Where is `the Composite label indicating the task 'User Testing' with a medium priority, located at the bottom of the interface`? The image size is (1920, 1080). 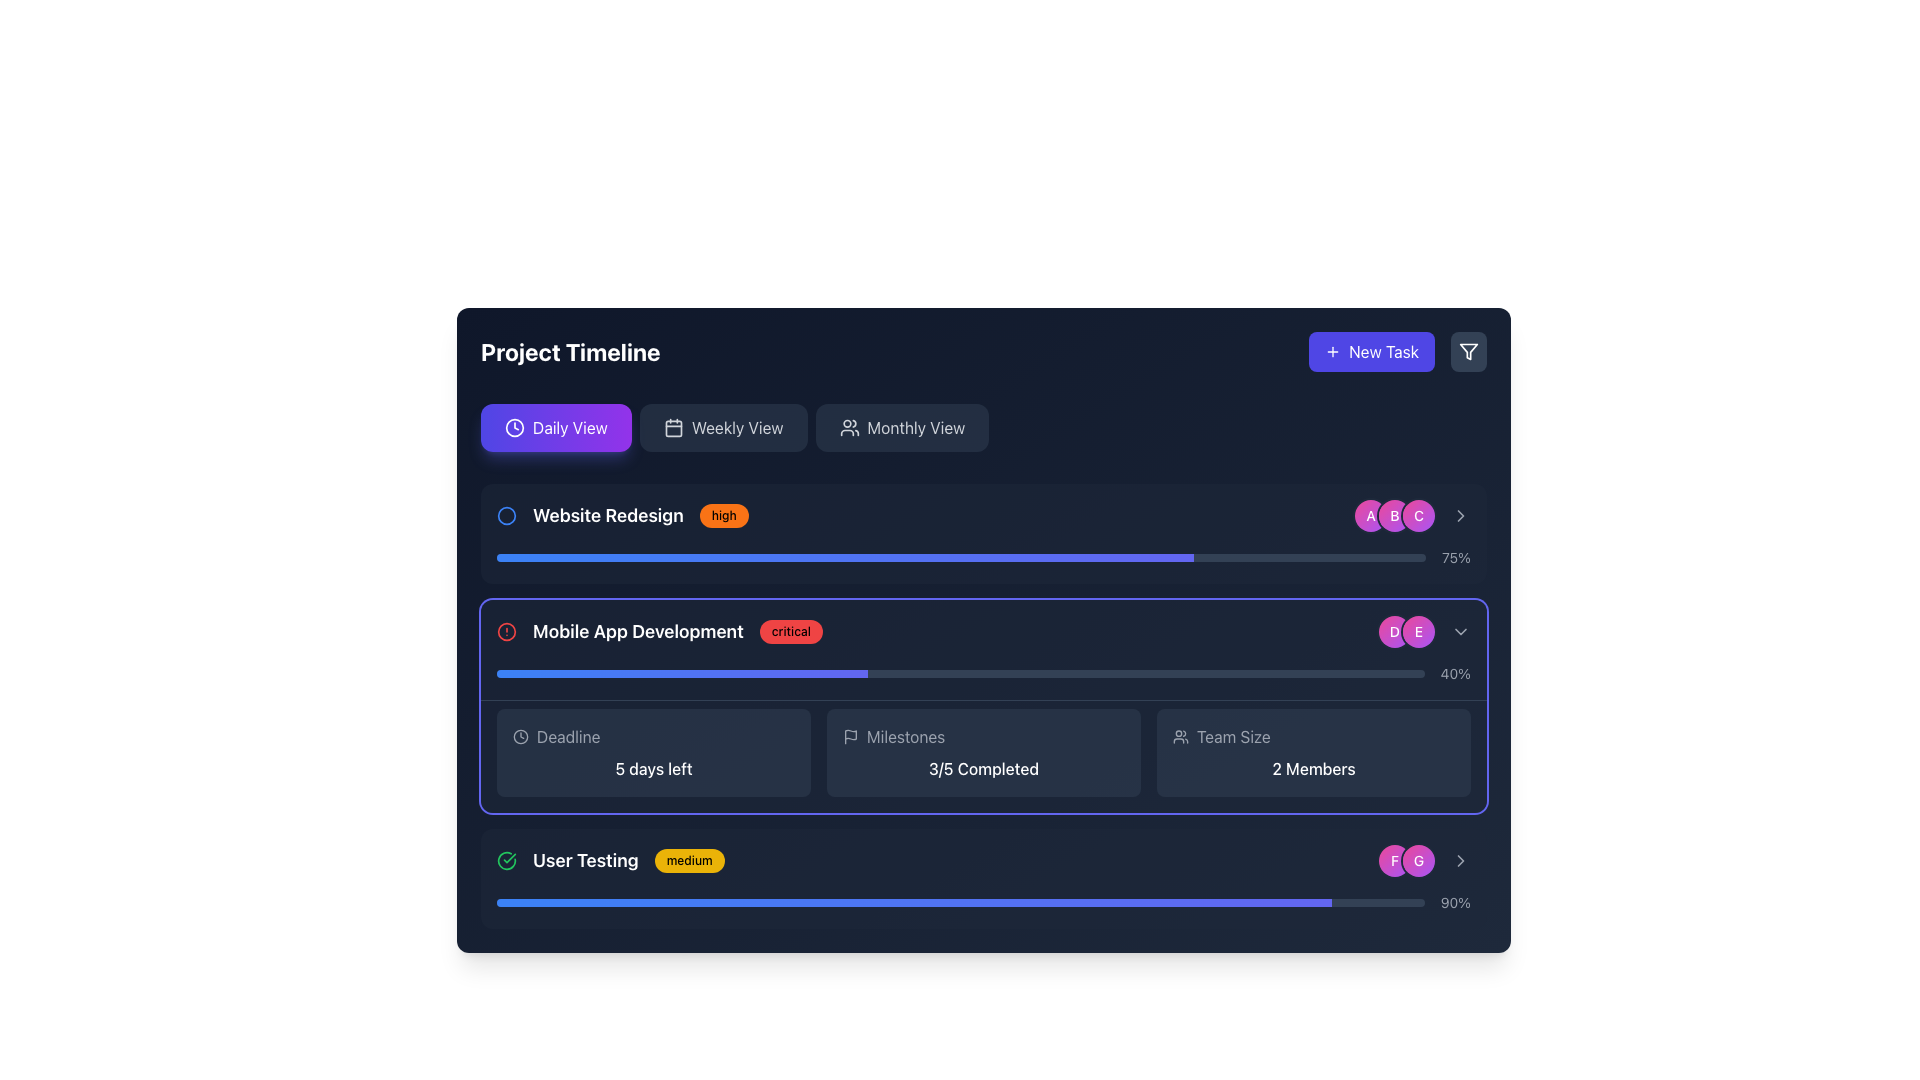 the Composite label indicating the task 'User Testing' with a medium priority, located at the bottom of the interface is located at coordinates (609, 859).